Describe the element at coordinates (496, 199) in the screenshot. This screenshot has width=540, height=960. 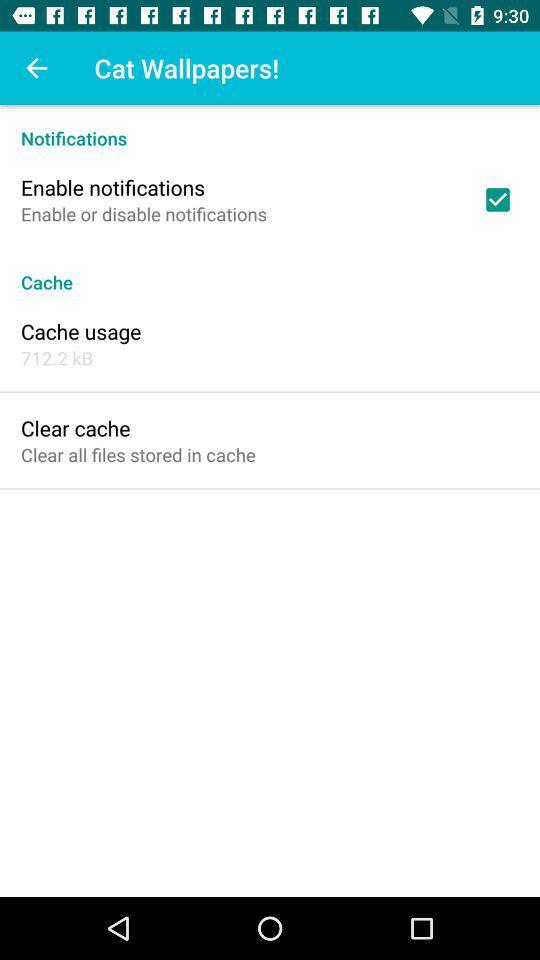
I see `item next to the enable or disable item` at that location.